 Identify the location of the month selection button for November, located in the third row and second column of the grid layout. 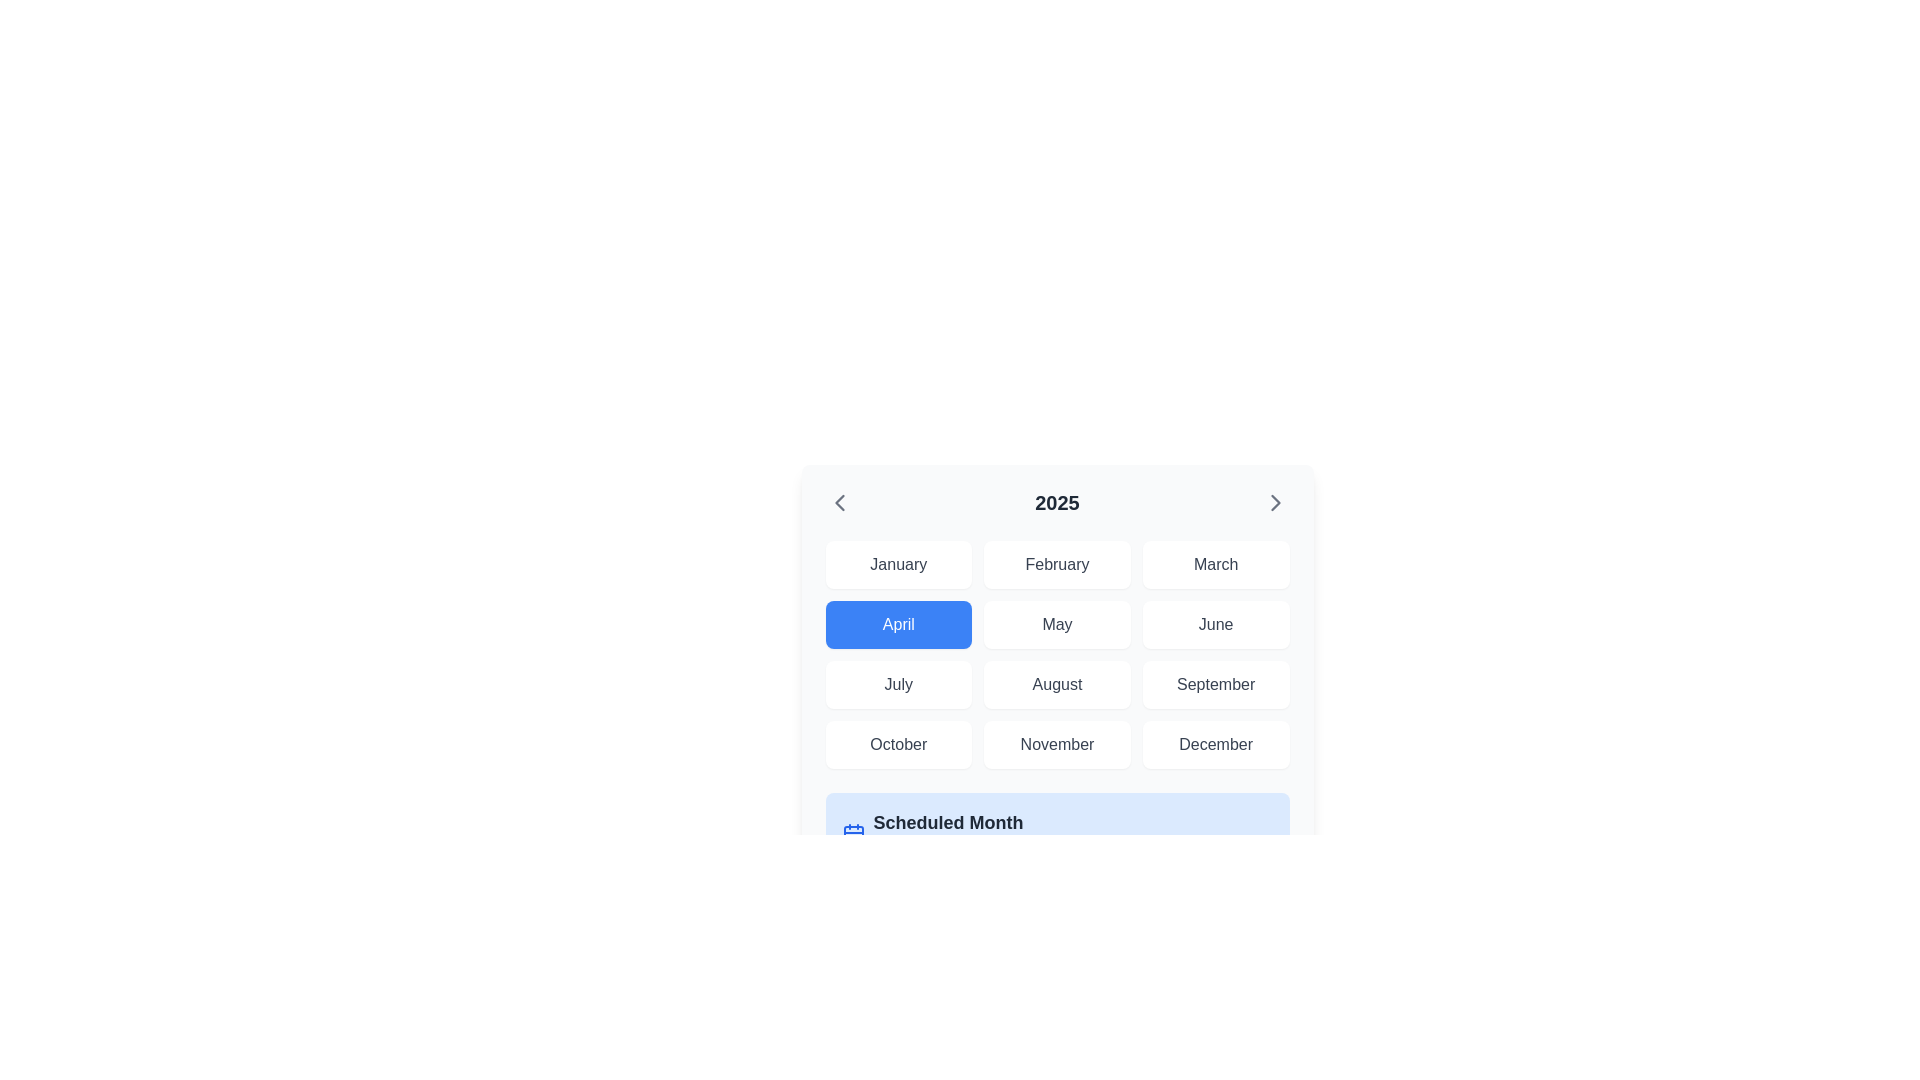
(1056, 744).